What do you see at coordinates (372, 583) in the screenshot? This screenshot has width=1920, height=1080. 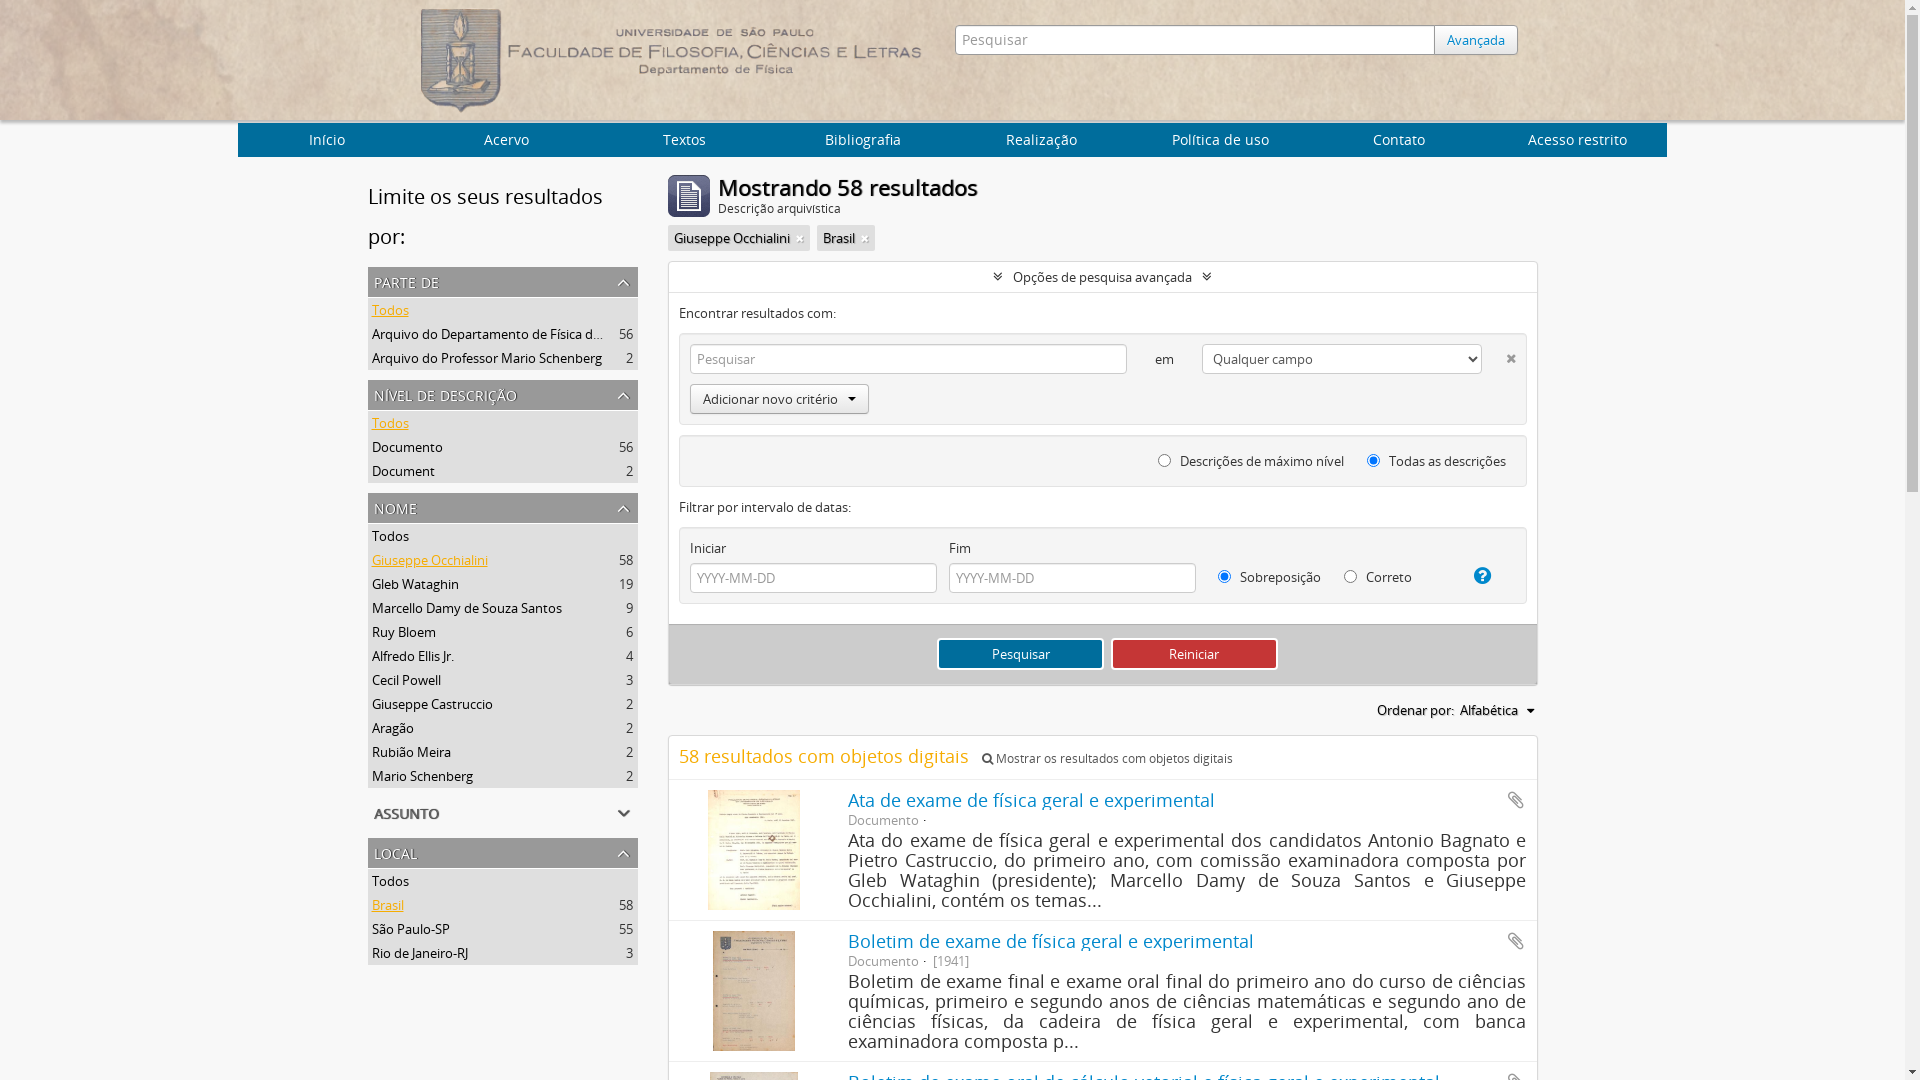 I see `'Gleb Wataghin'` at bounding box center [372, 583].